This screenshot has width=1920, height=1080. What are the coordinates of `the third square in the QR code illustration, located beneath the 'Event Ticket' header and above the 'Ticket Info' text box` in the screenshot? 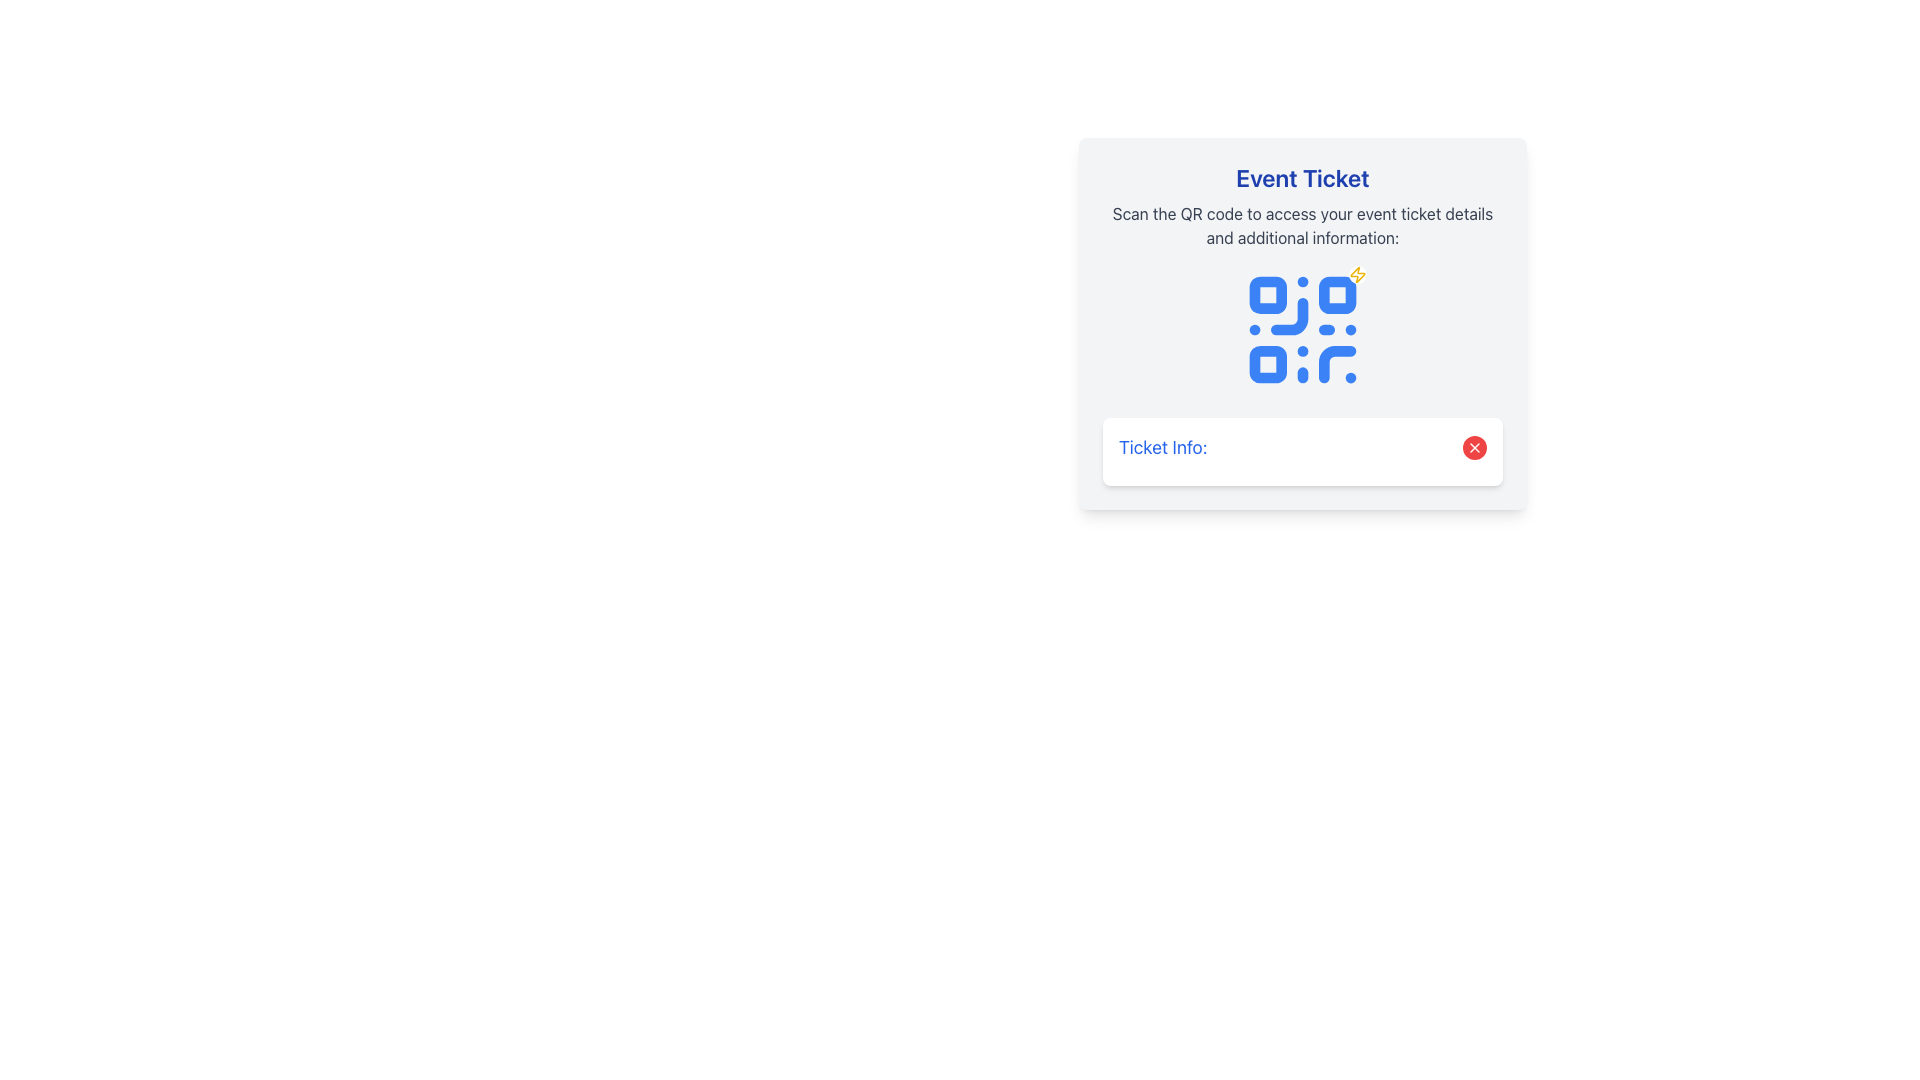 It's located at (1267, 364).